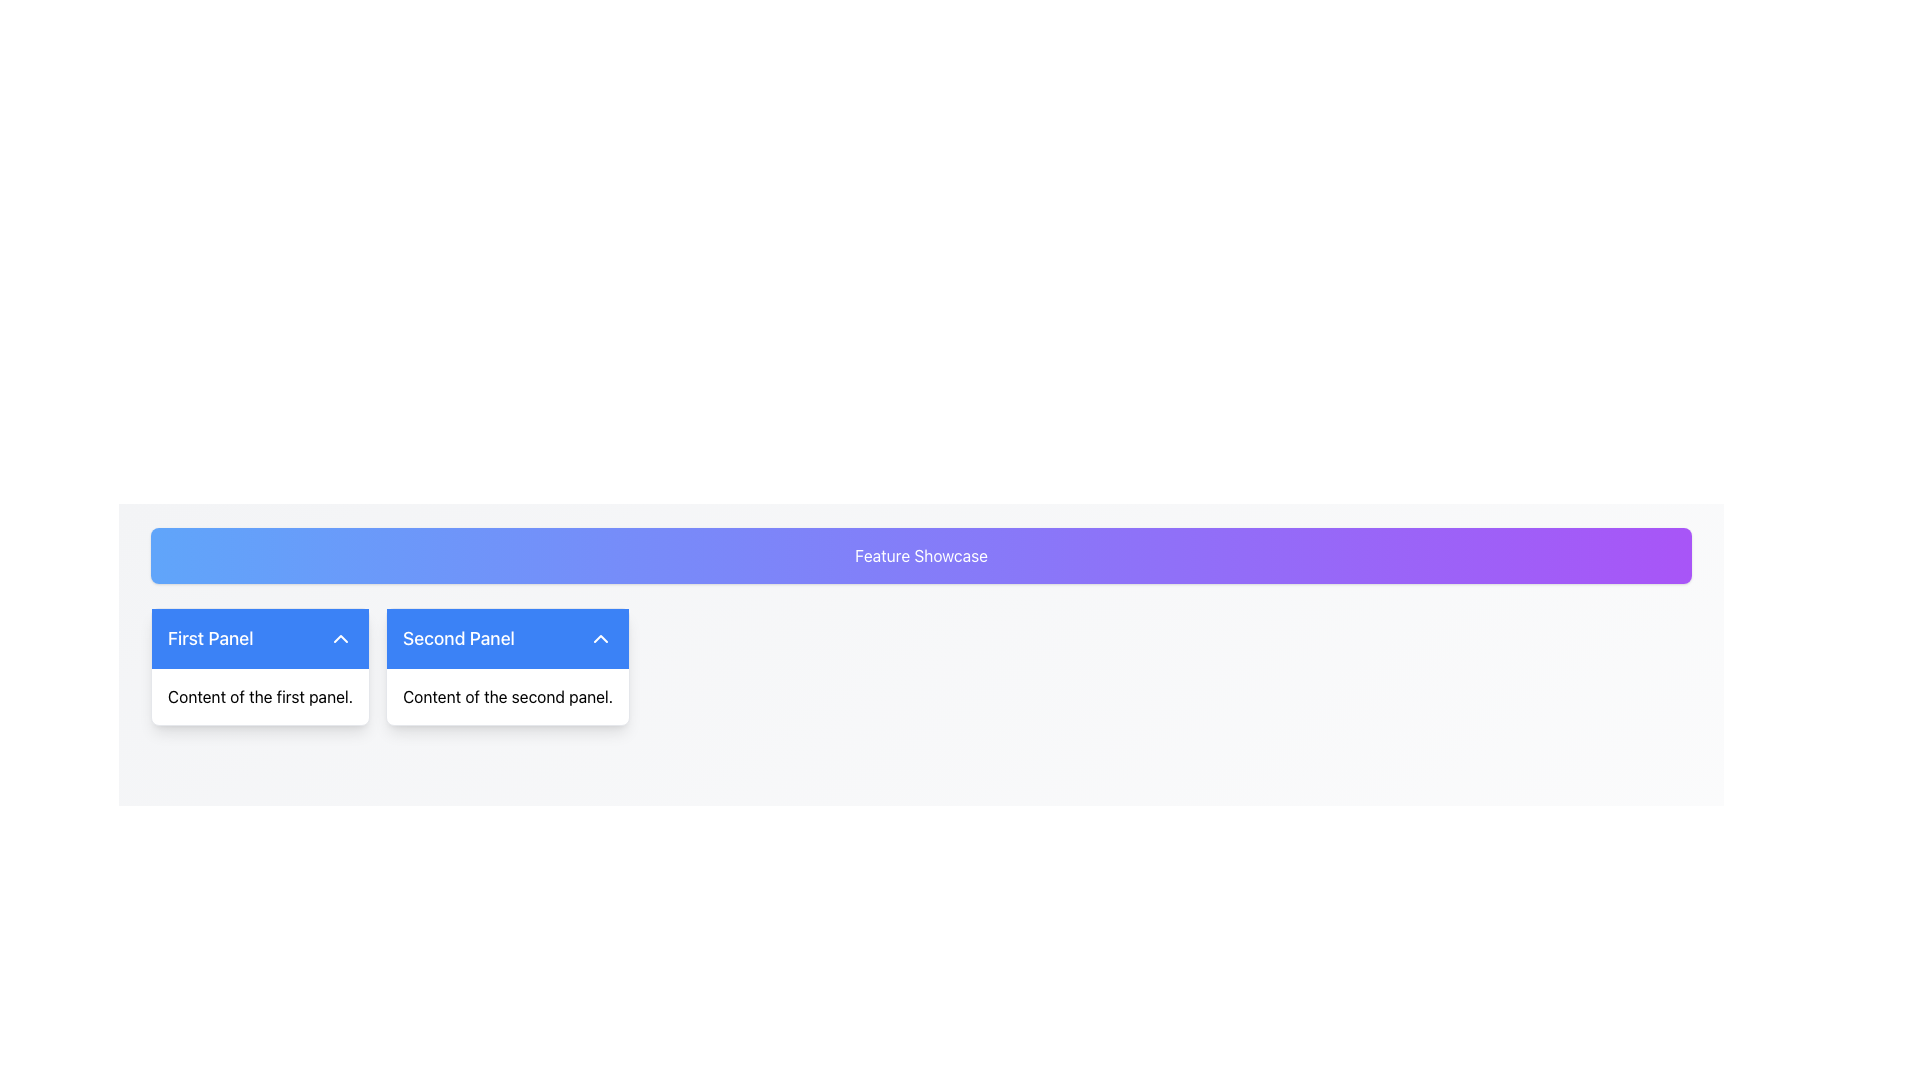  What do you see at coordinates (259, 667) in the screenshot?
I see `the Collapsible Panel with the blue header labeled 'First Panel'` at bounding box center [259, 667].